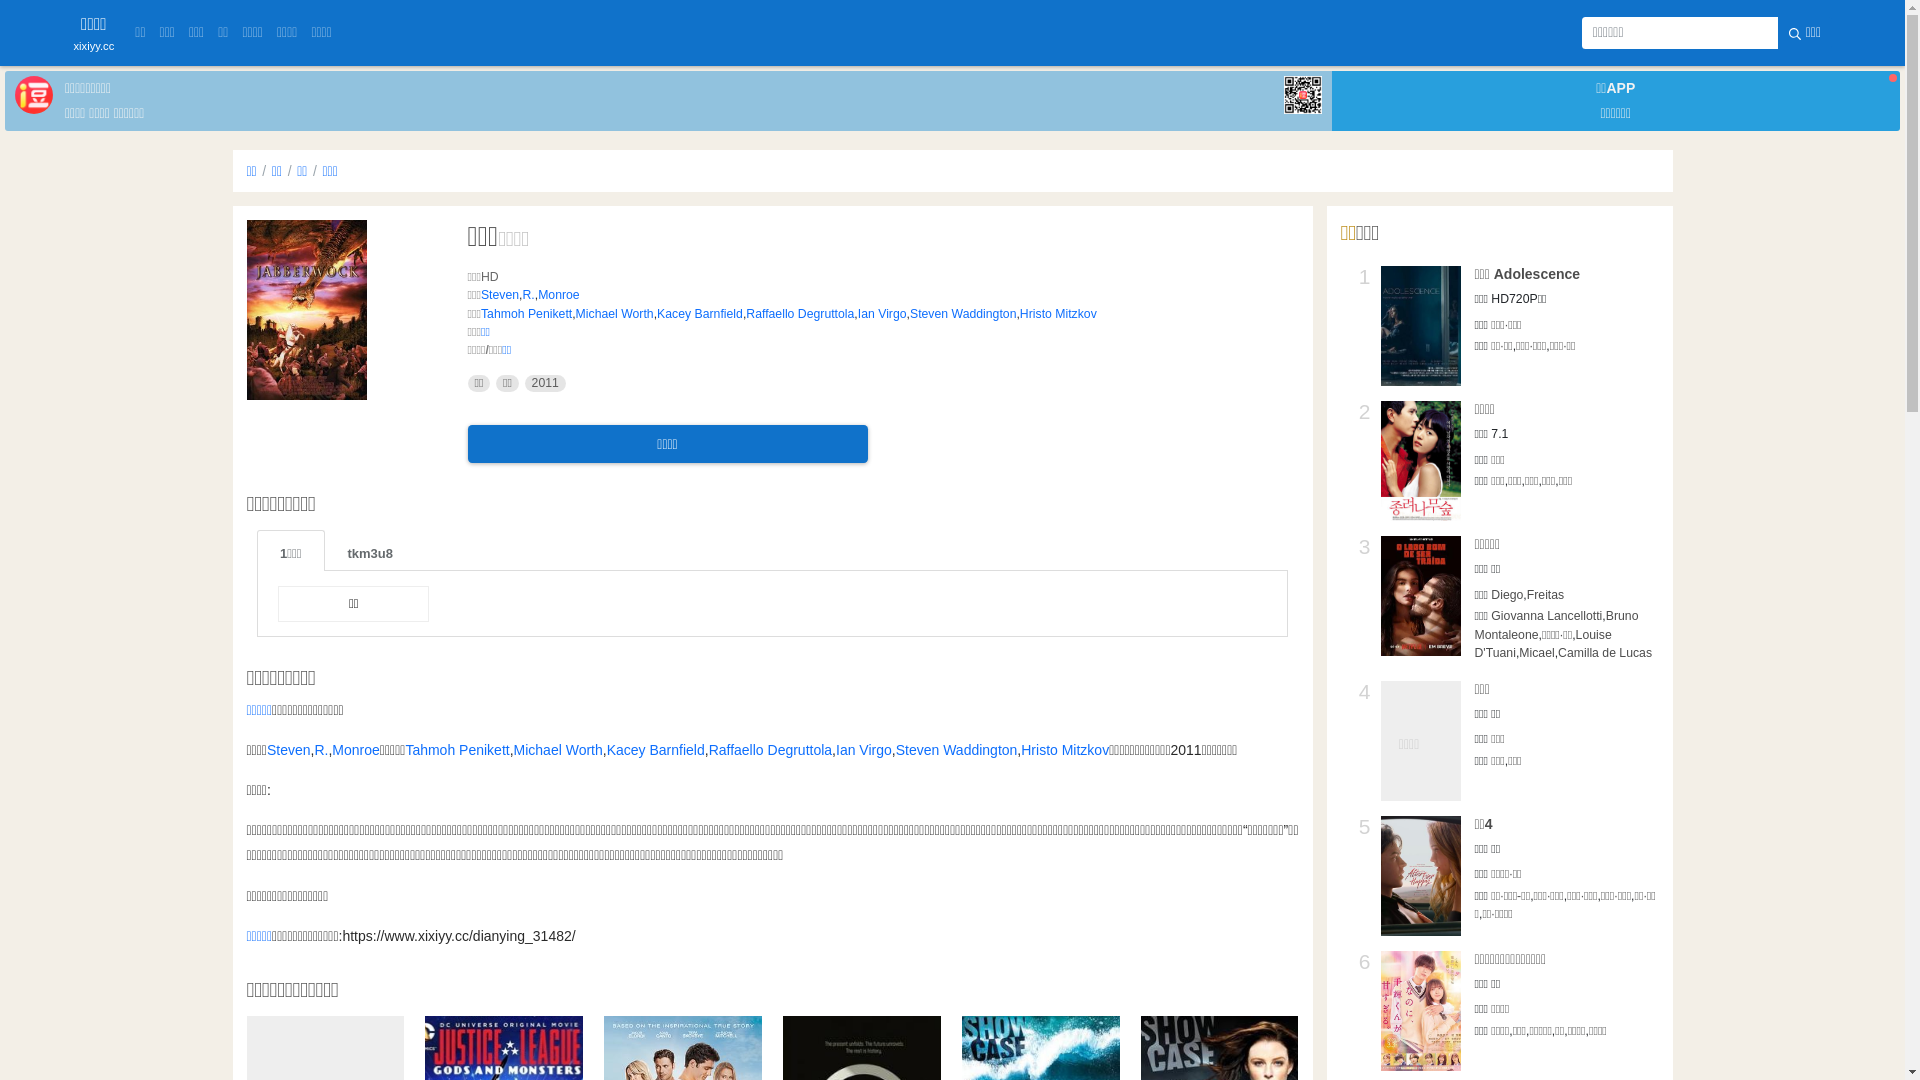 This screenshot has height=1080, width=1920. I want to click on 'Steven', so click(499, 294).